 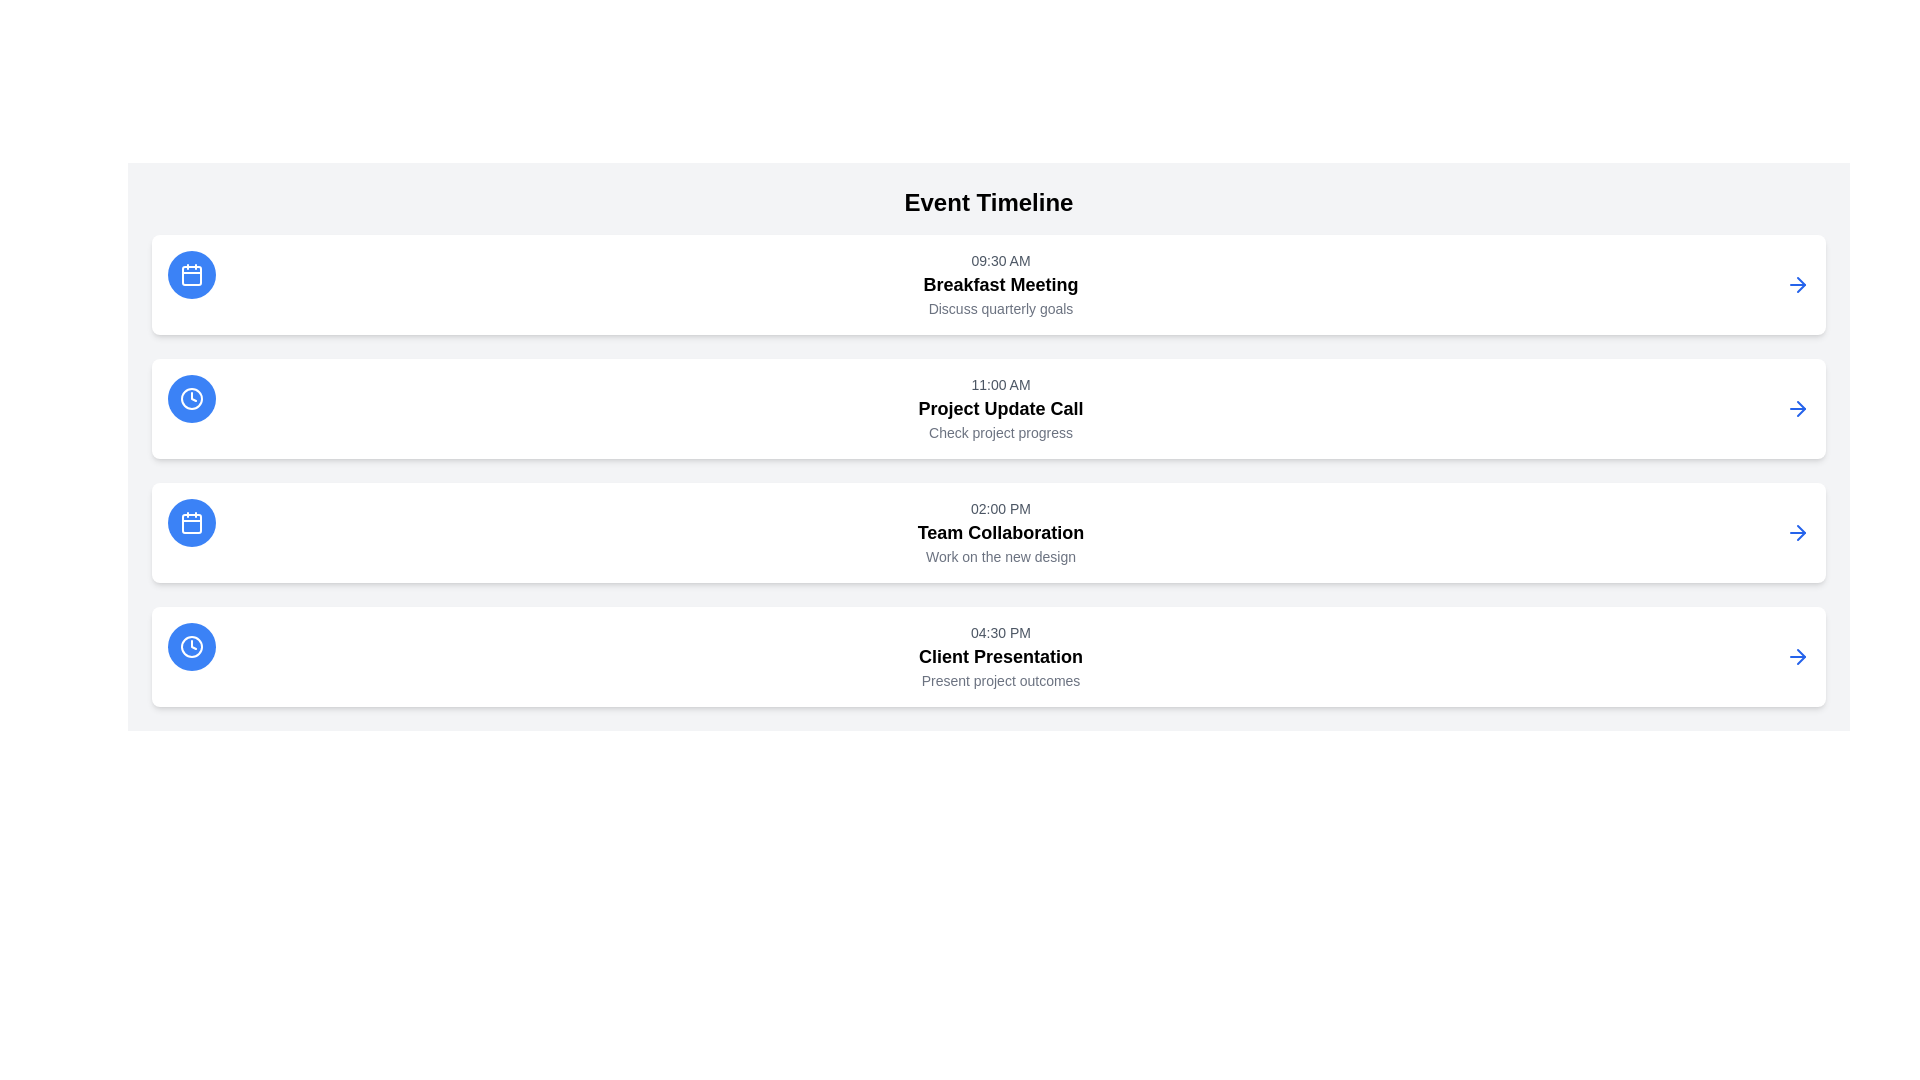 I want to click on the text block that displays the phrase 'Work on the new design', which is located directly below the 'Team Collaboration' text in the event details for the 02:00 PM slot, so click(x=1001, y=556).